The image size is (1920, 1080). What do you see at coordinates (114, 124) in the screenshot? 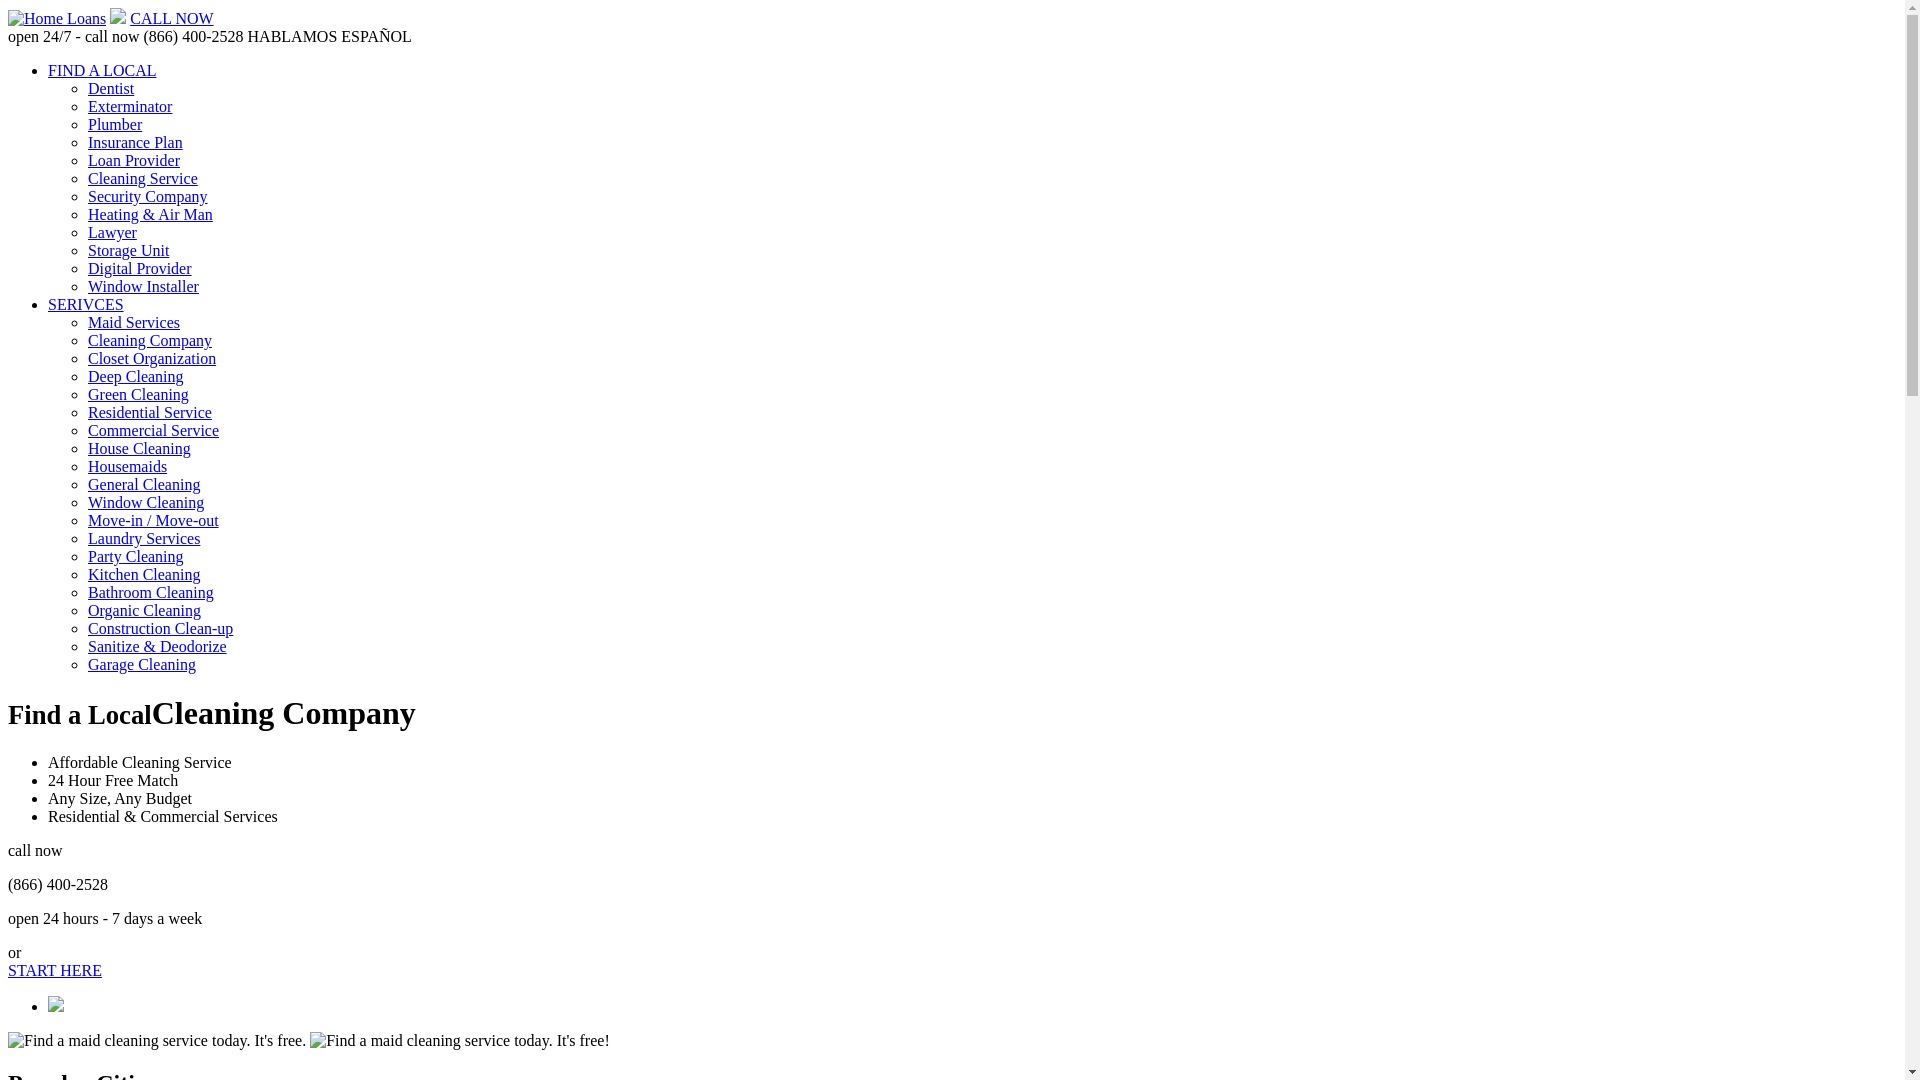
I see `'Plumber'` at bounding box center [114, 124].